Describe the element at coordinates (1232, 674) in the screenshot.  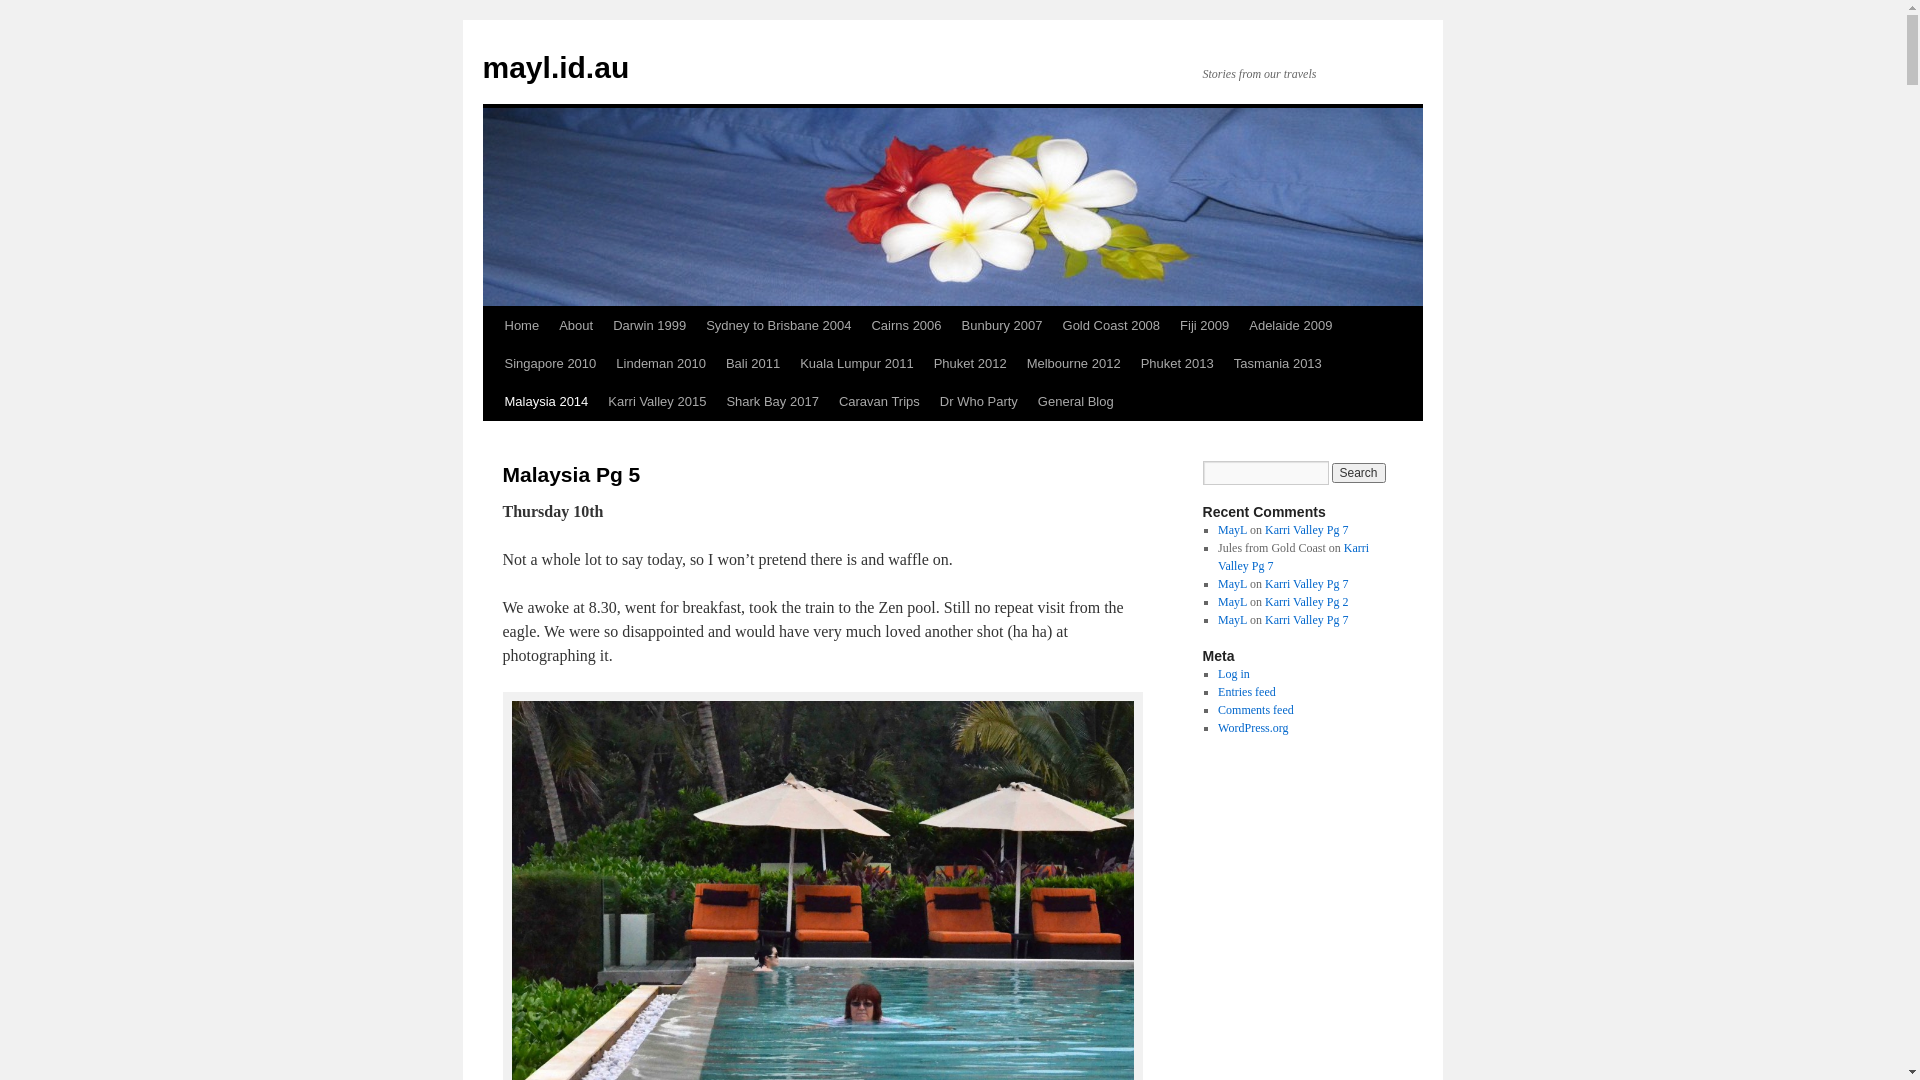
I see `'Log in'` at that location.